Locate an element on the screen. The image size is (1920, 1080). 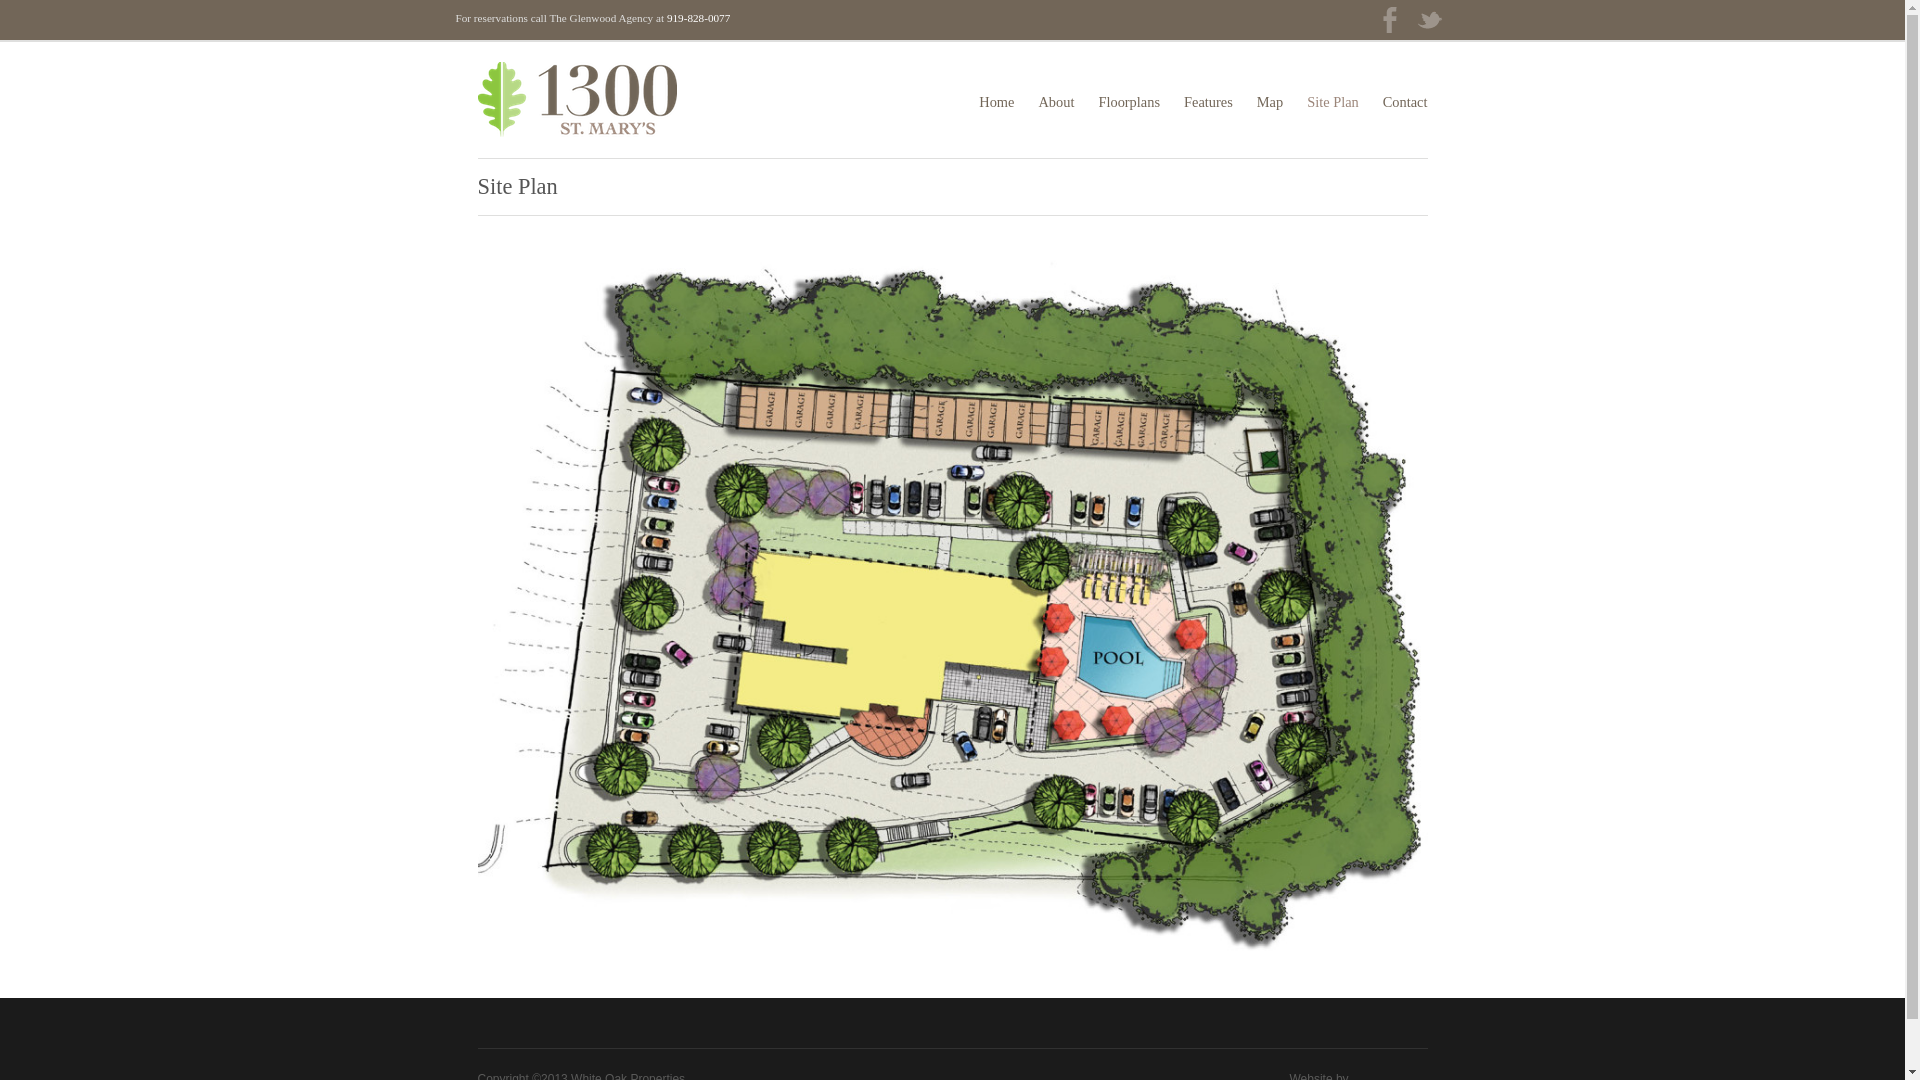
'Map' is located at coordinates (1269, 102).